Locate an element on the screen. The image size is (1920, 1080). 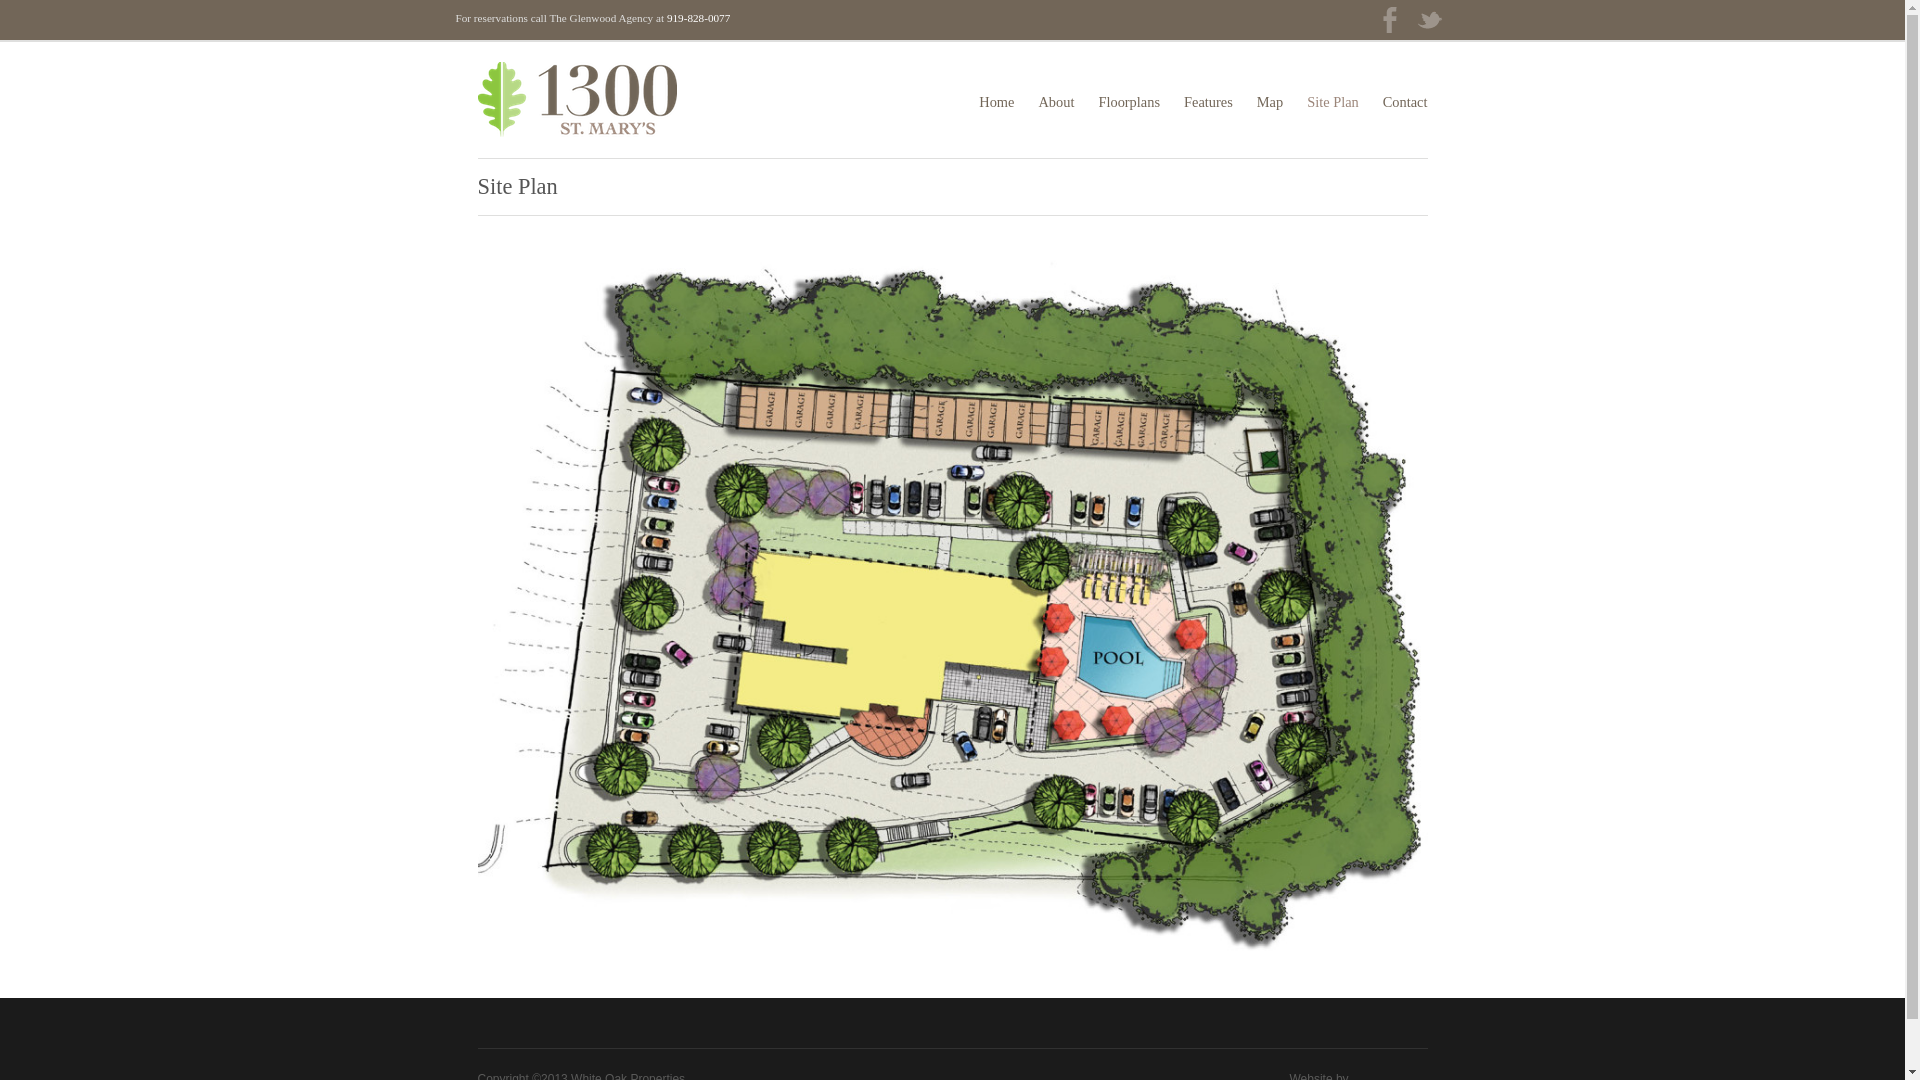
'Map' is located at coordinates (1269, 102).